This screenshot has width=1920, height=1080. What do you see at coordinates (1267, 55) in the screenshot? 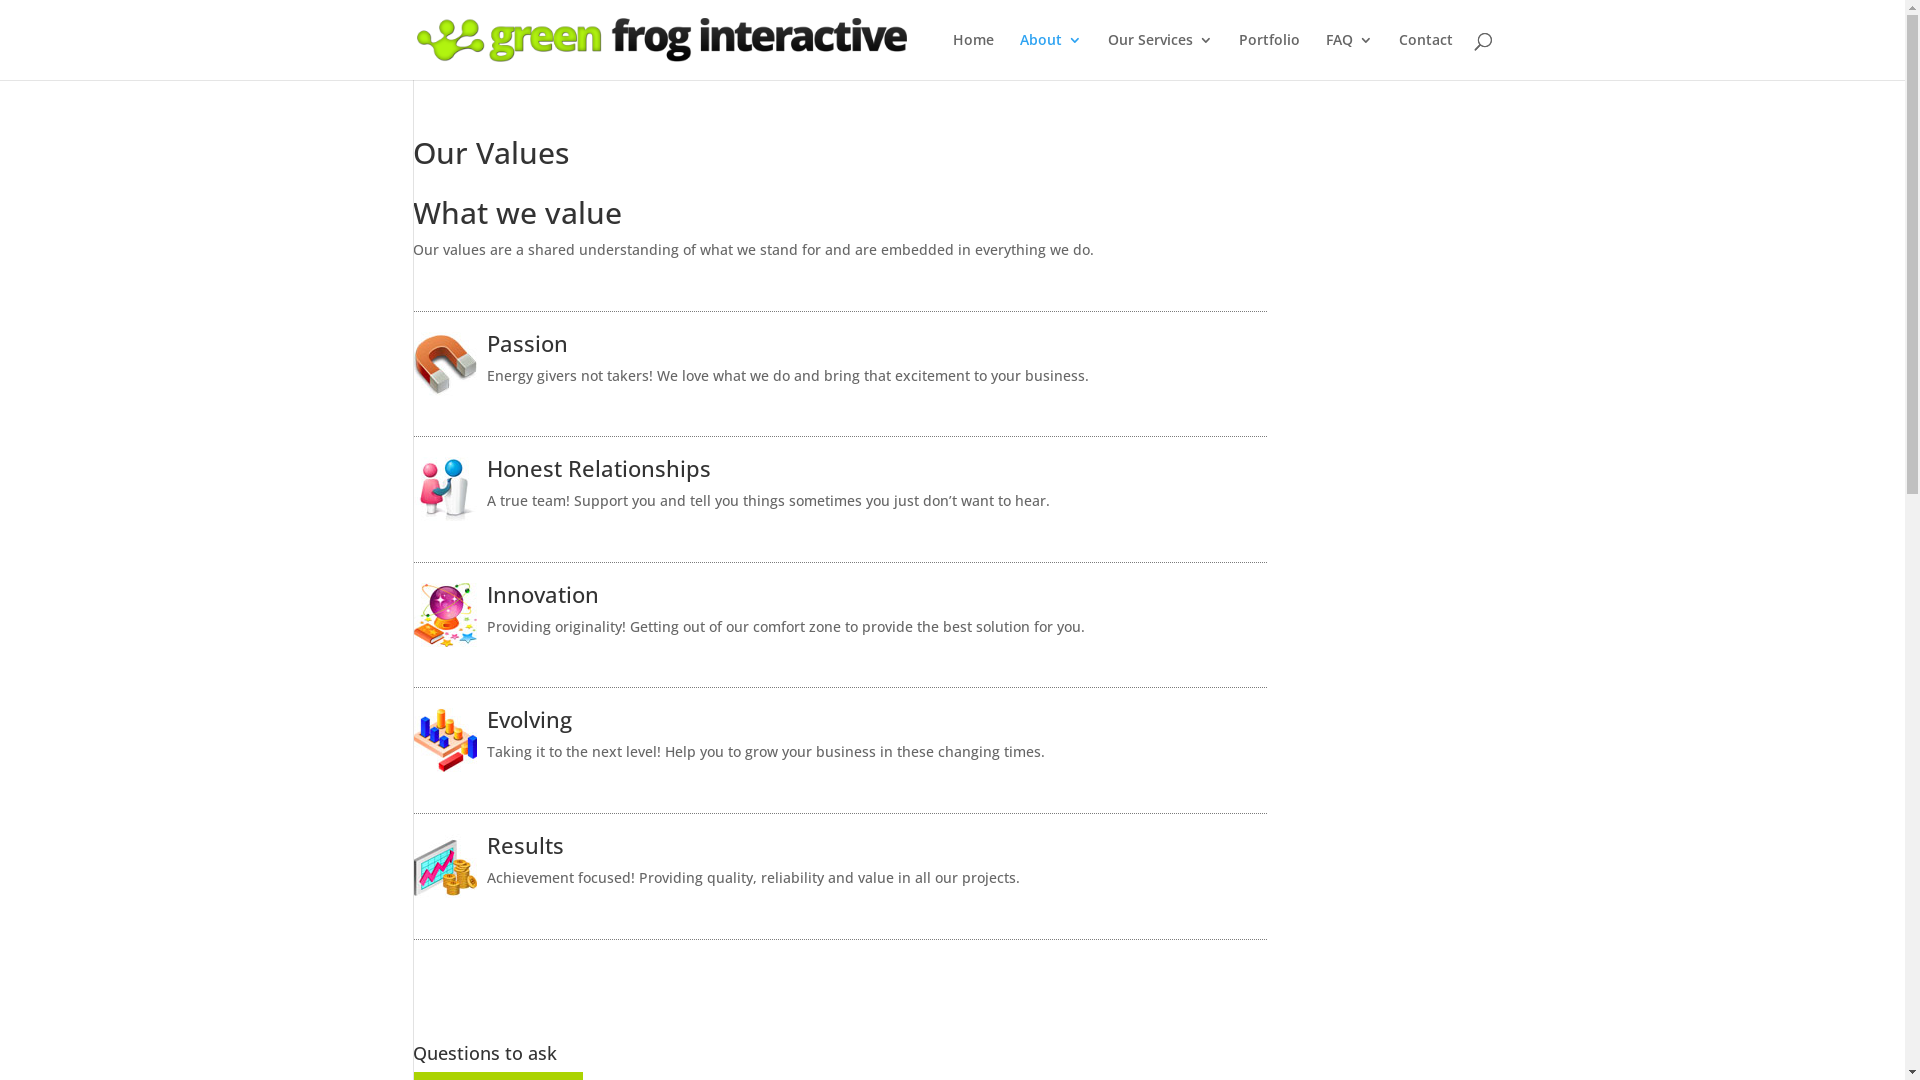
I see `'Portfolio'` at bounding box center [1267, 55].